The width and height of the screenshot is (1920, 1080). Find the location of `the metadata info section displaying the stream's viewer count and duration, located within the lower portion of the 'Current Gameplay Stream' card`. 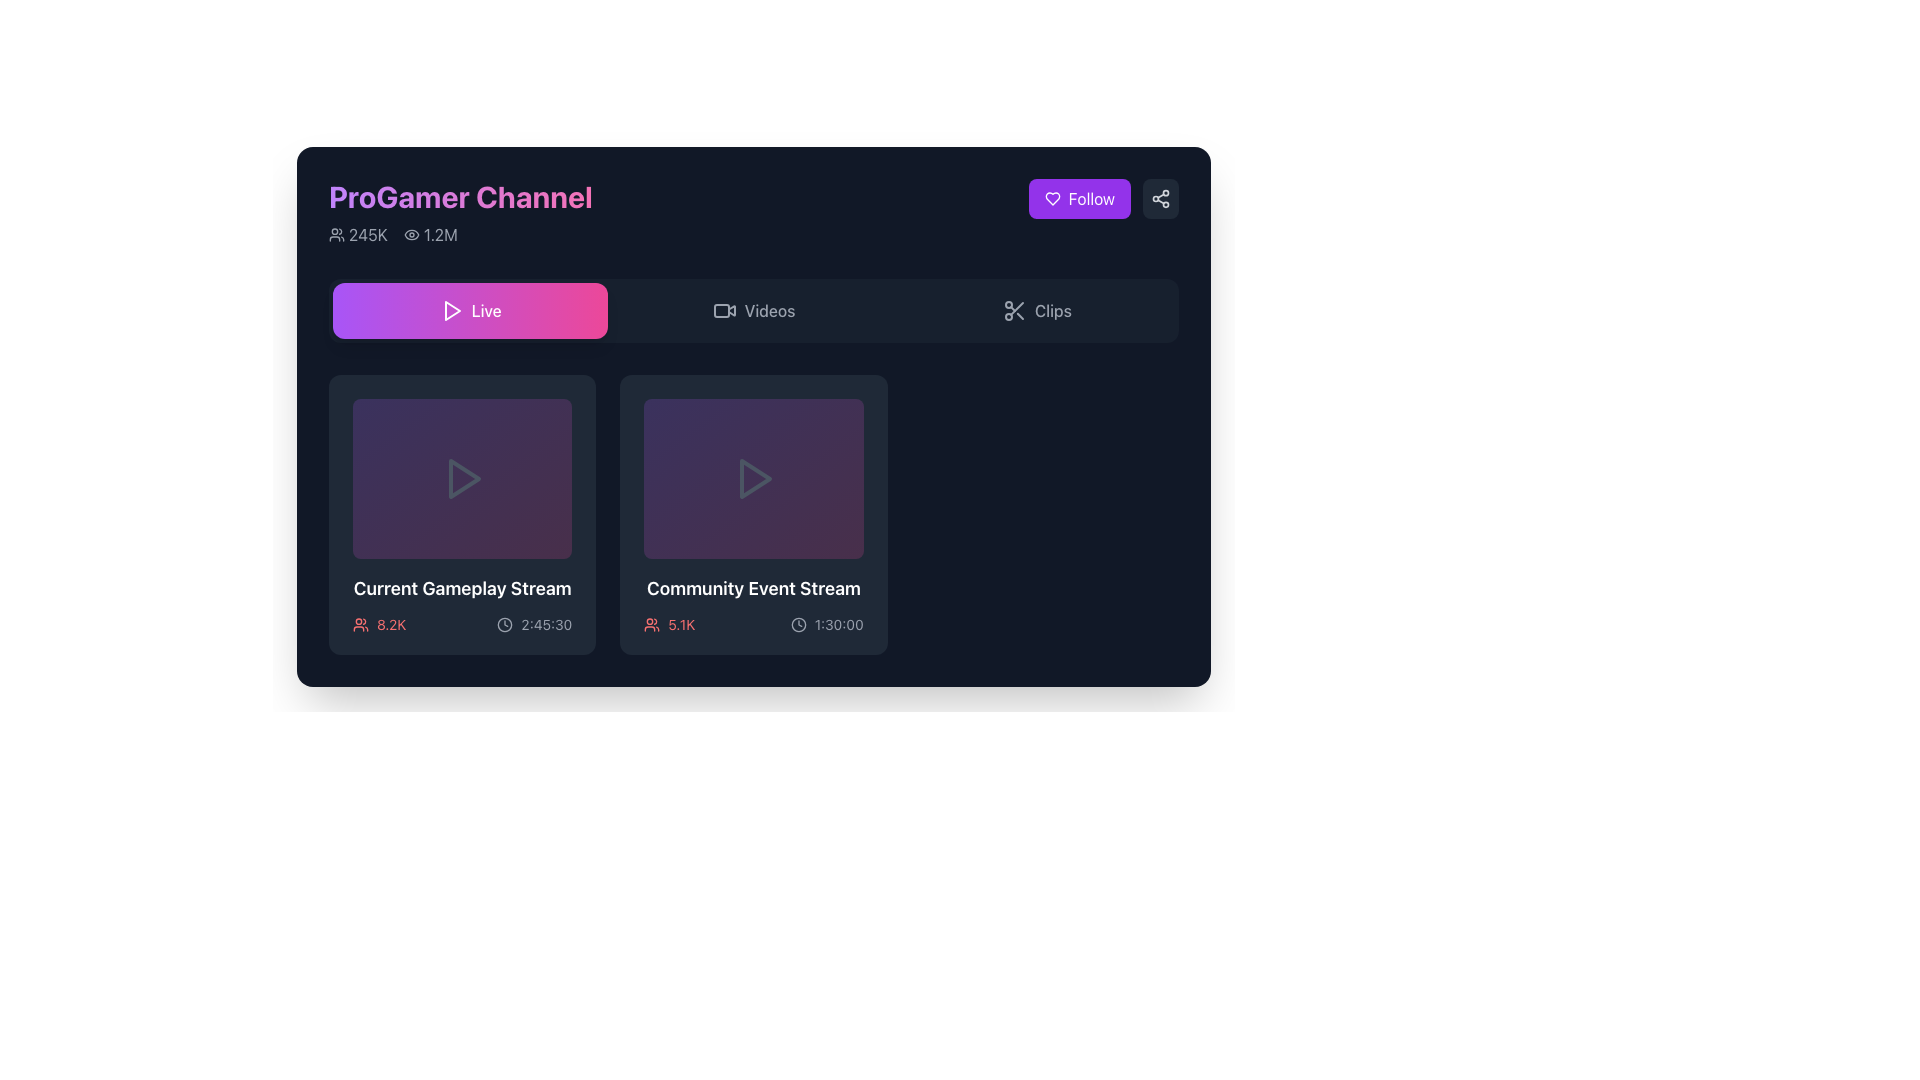

the metadata info section displaying the stream's viewer count and duration, located within the lower portion of the 'Current Gameplay Stream' card is located at coordinates (461, 623).